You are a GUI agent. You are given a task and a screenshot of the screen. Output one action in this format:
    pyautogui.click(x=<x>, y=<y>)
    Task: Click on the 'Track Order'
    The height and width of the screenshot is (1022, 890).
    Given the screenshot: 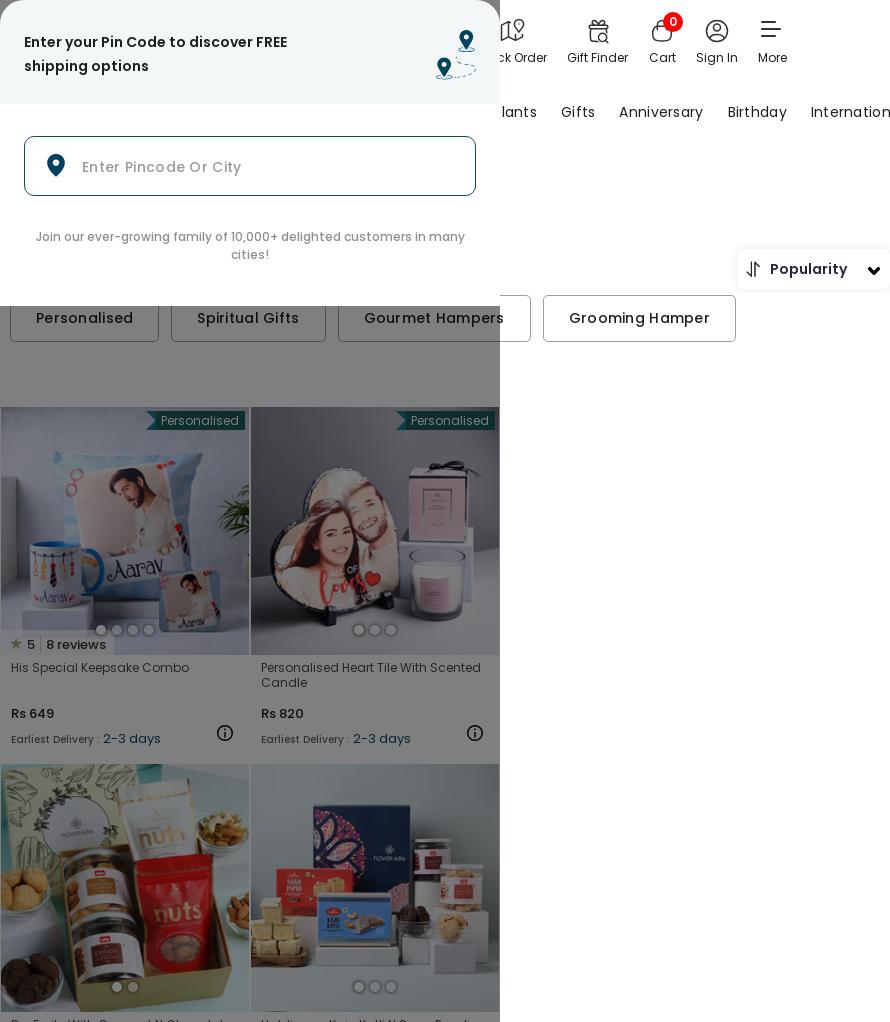 What is the action you would take?
    pyautogui.click(x=477, y=57)
    